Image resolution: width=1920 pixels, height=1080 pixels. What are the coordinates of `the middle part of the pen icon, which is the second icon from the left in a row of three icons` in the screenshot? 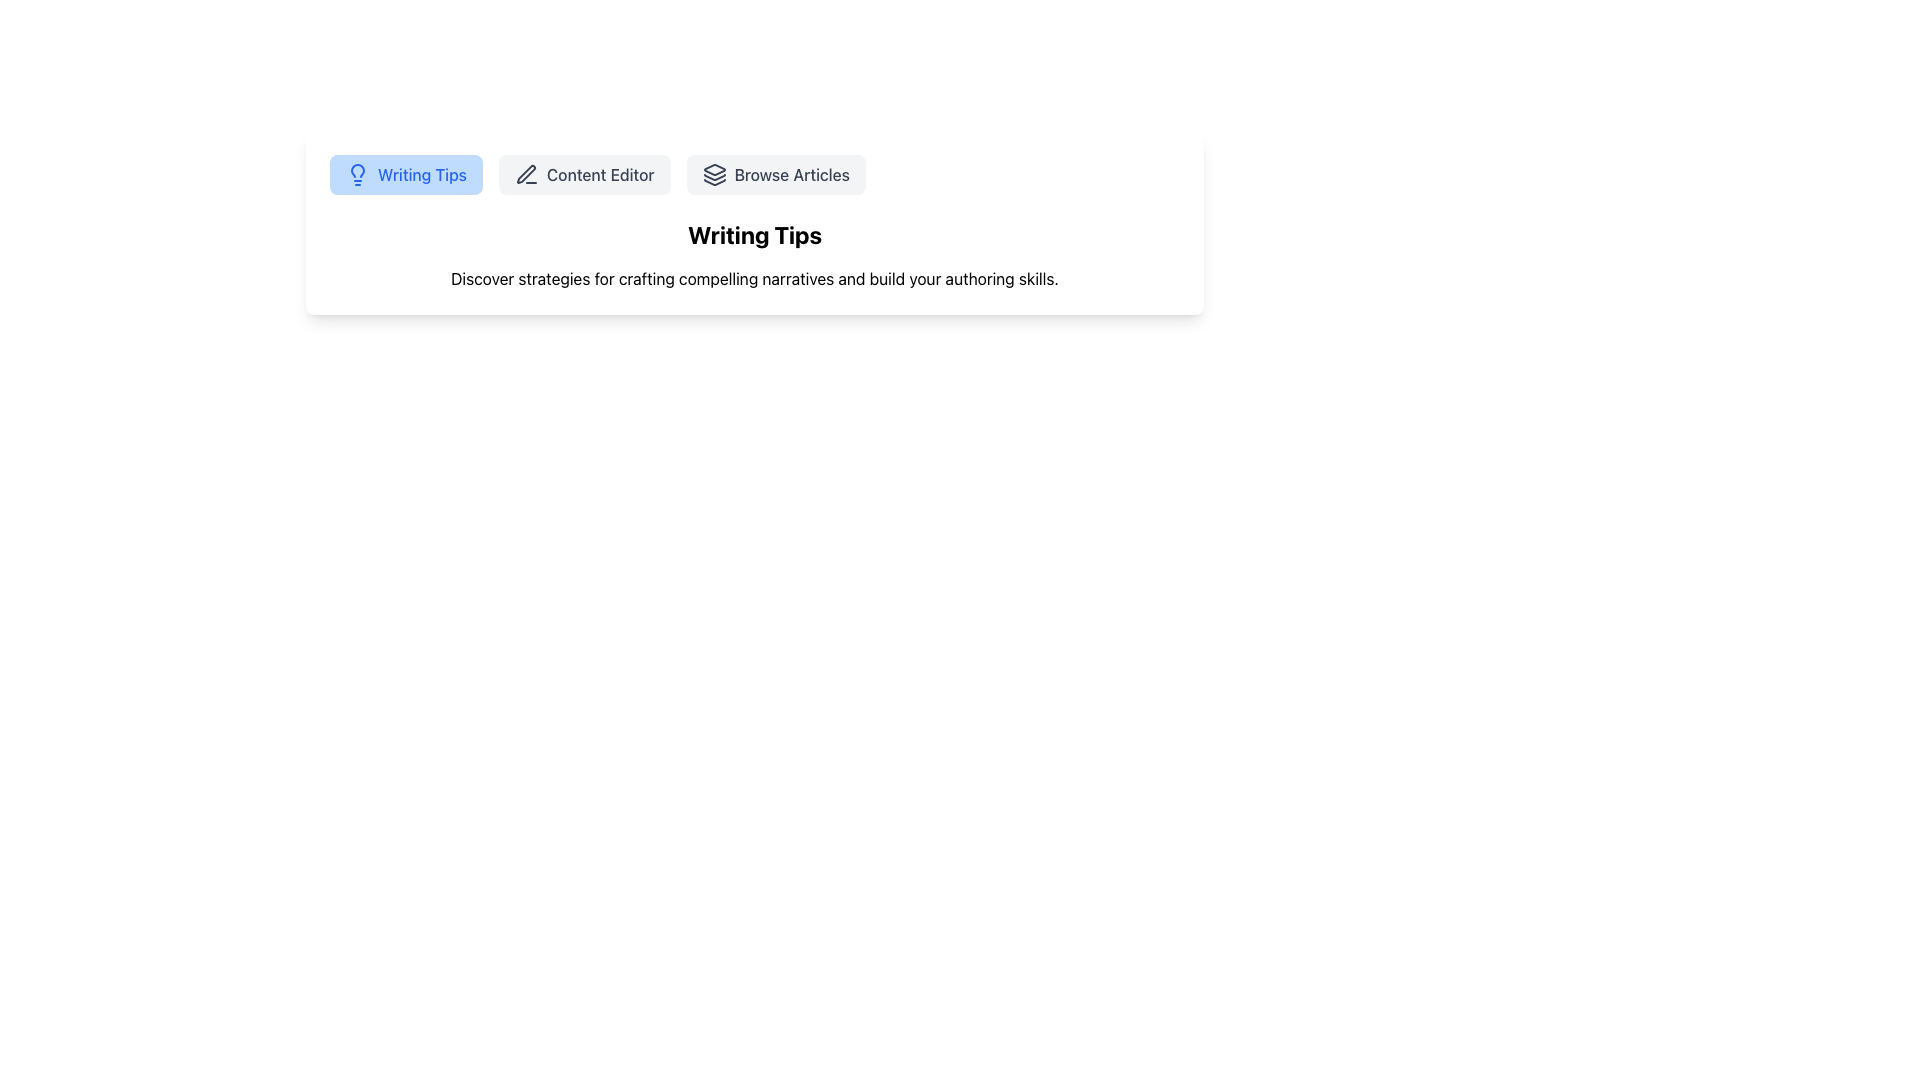 It's located at (526, 173).